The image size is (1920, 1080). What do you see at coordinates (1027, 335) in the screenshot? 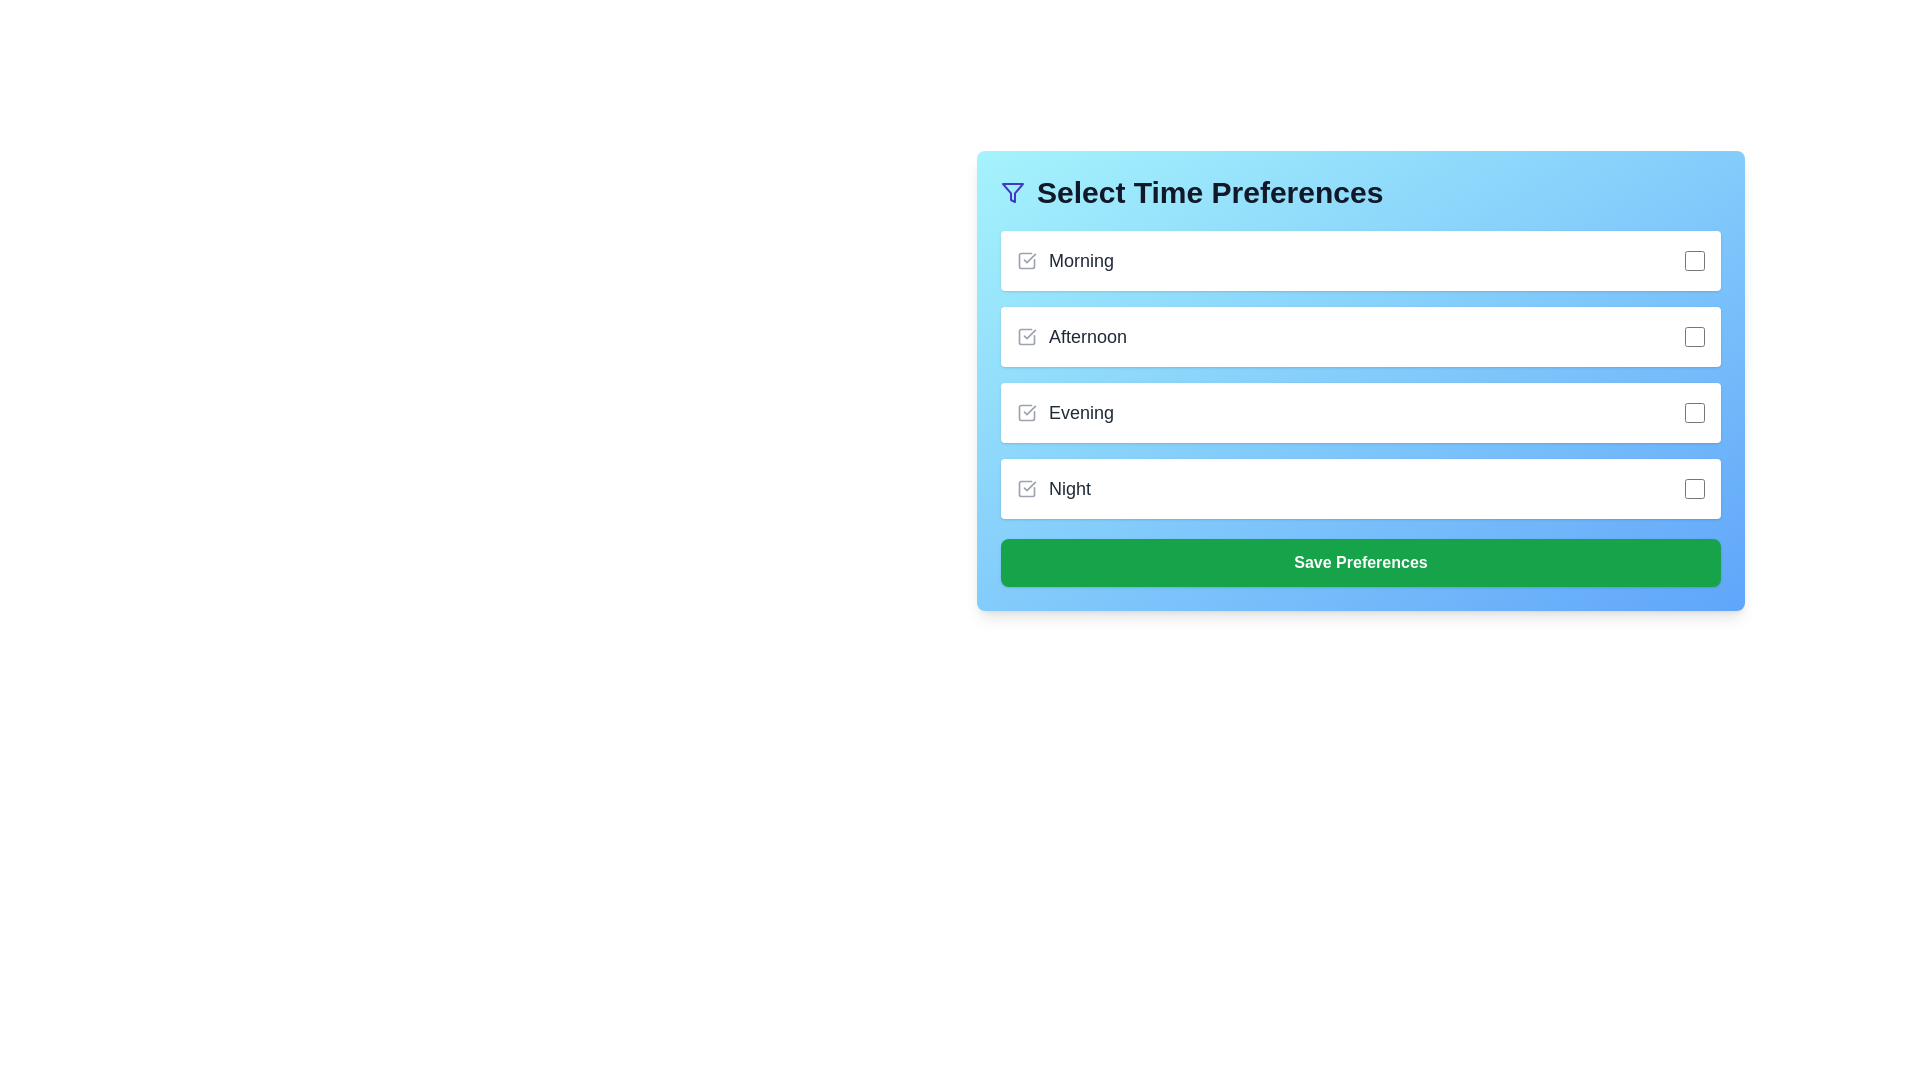
I see `the checkbox icon located to the immediate left of the 'Afternoon' text` at bounding box center [1027, 335].